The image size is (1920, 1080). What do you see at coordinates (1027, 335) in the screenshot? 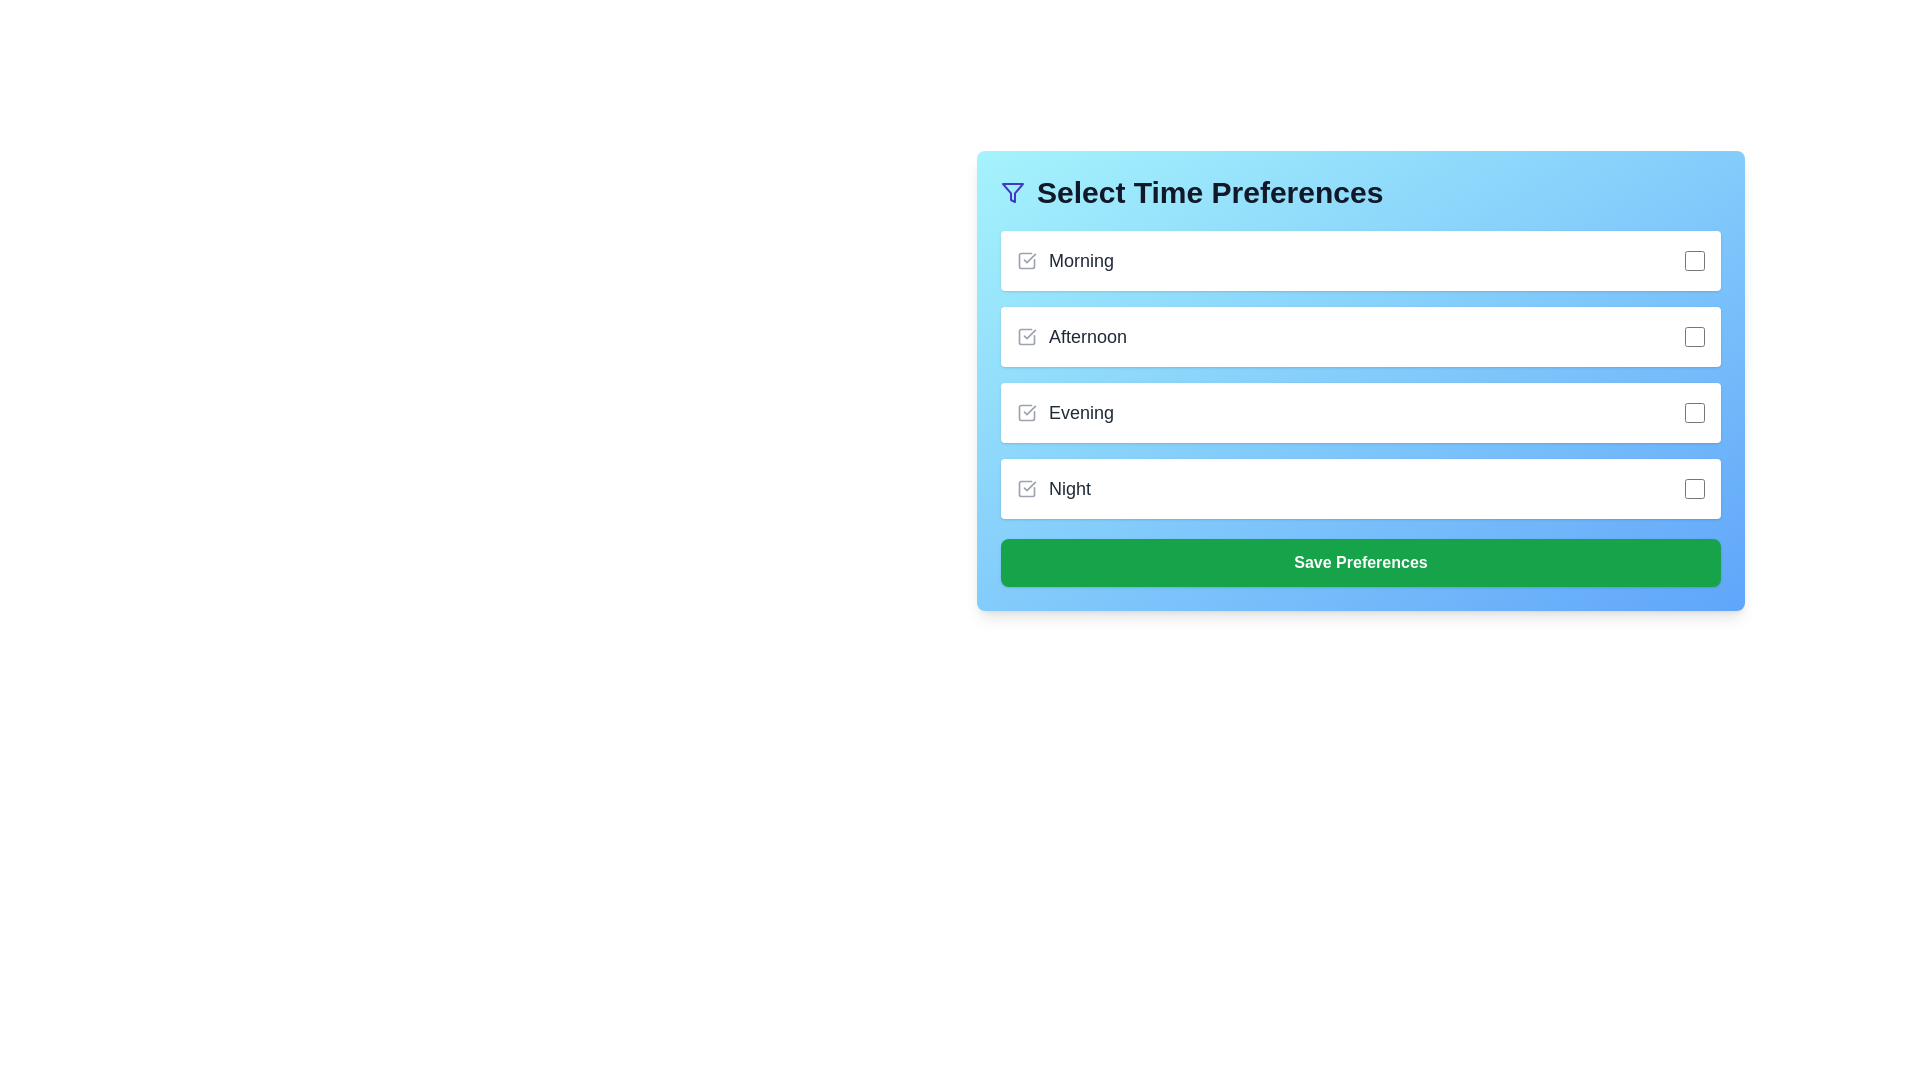
I see `the checkbox icon located to the immediate left of the 'Afternoon' text` at bounding box center [1027, 335].